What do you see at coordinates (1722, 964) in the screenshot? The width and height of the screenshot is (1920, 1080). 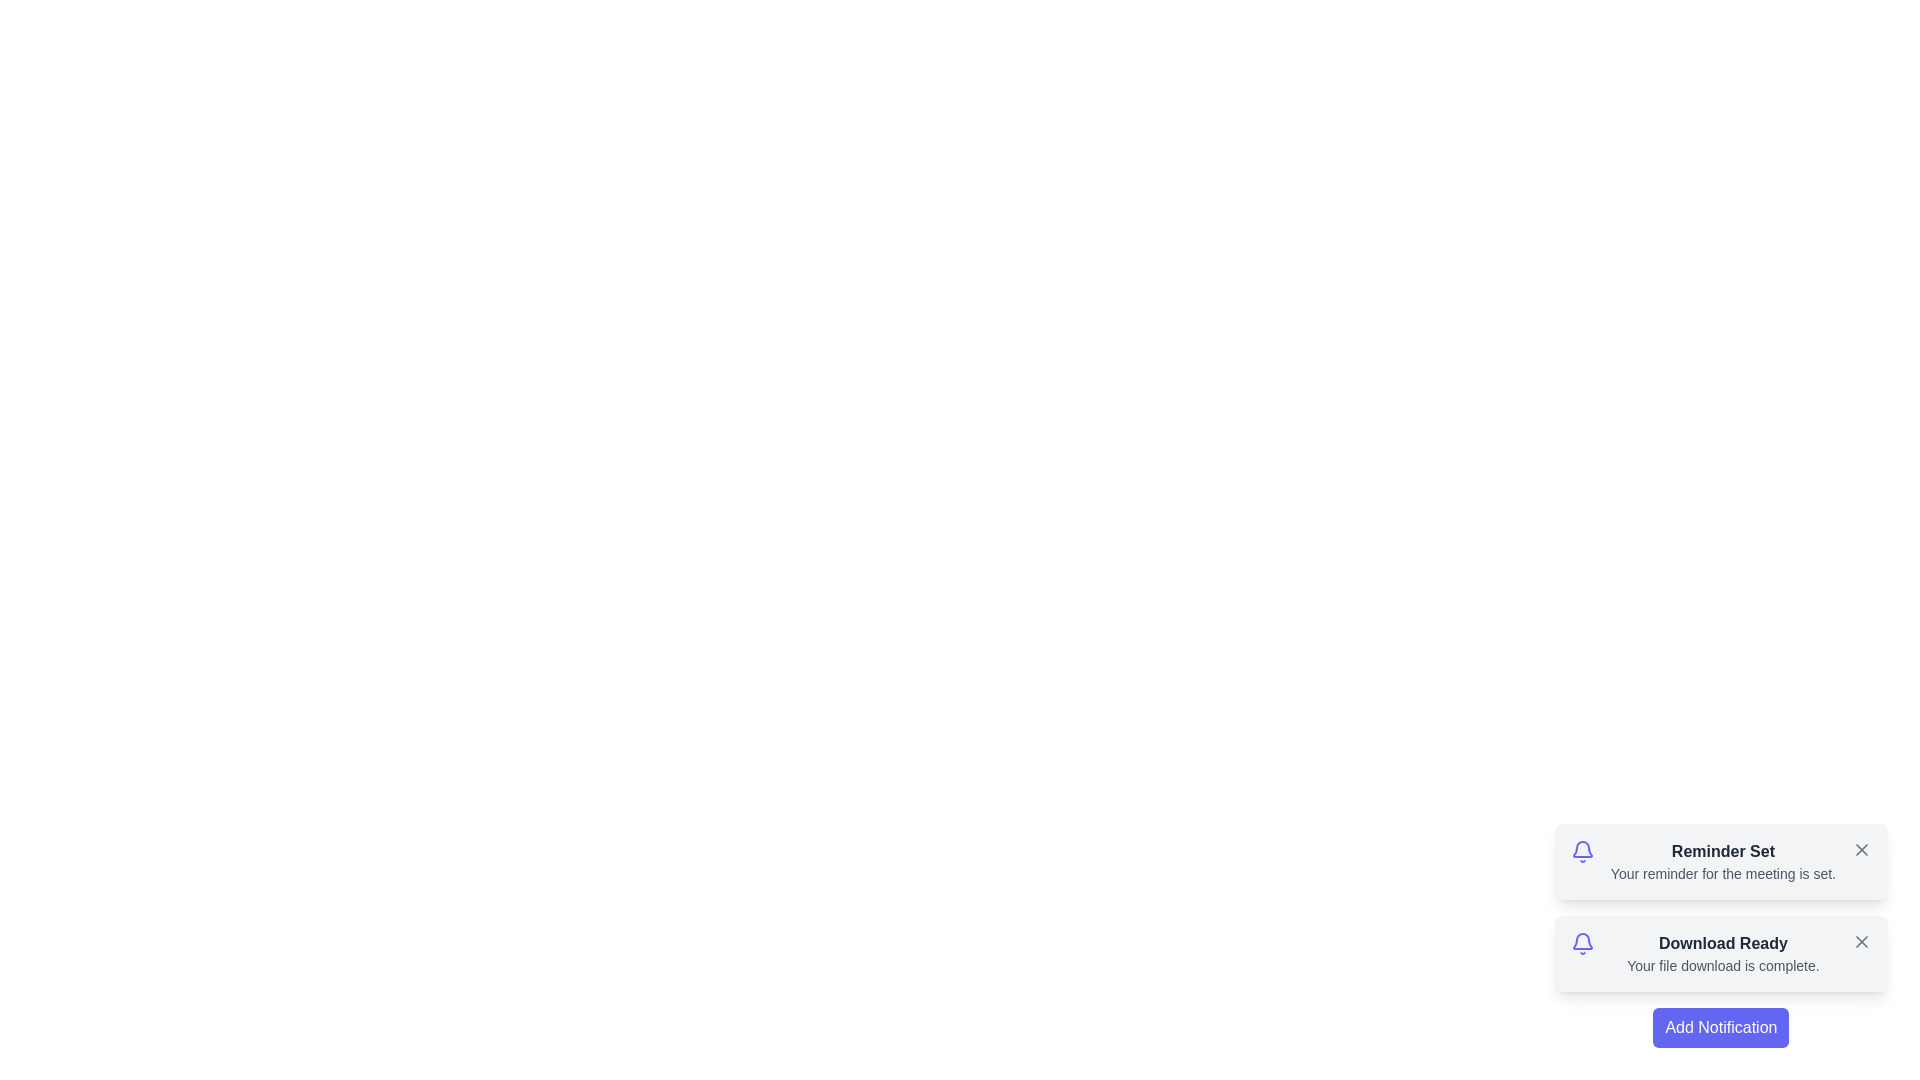 I see `text string 'Your file download is complete.' located below 'Download Ready' in the notification card at the lower right of the interface` at bounding box center [1722, 964].